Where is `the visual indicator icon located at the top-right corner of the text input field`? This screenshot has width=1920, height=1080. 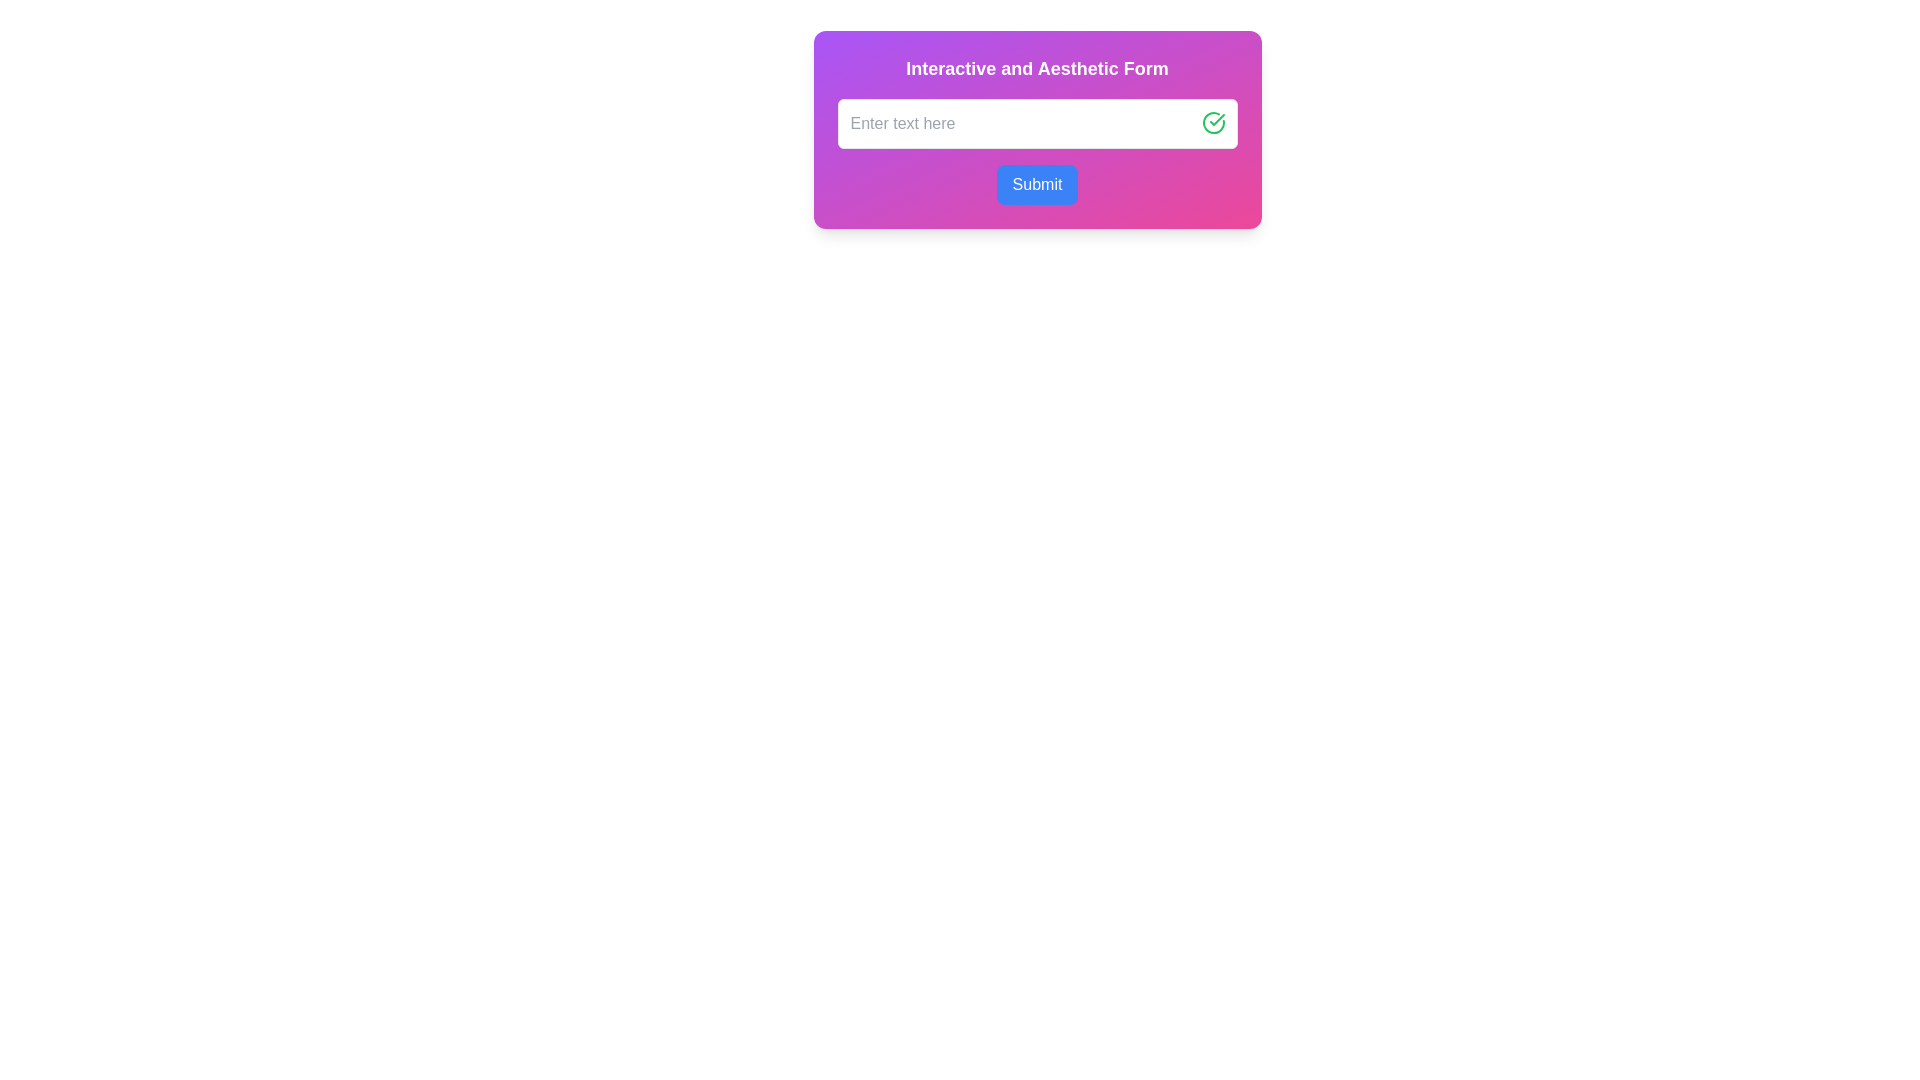 the visual indicator icon located at the top-right corner of the text input field is located at coordinates (1212, 123).